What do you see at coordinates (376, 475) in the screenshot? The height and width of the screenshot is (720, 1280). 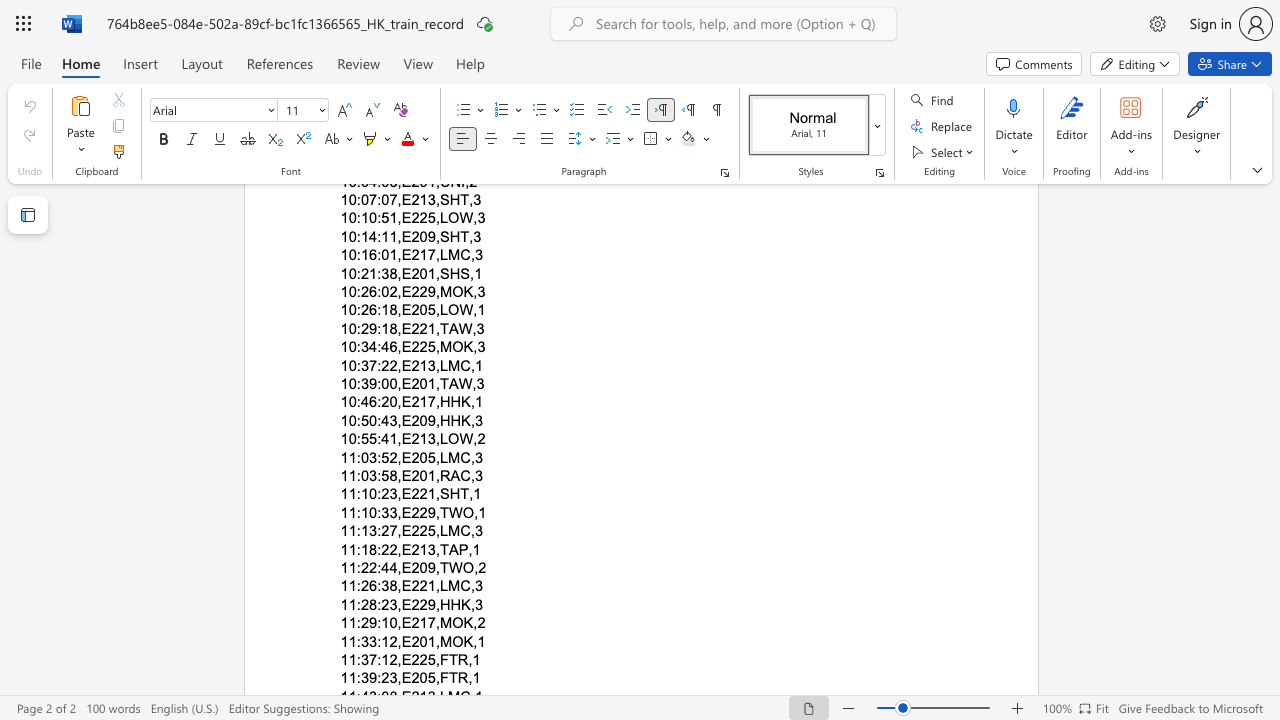 I see `the space between the continuous character "3" and ":" in the text` at bounding box center [376, 475].